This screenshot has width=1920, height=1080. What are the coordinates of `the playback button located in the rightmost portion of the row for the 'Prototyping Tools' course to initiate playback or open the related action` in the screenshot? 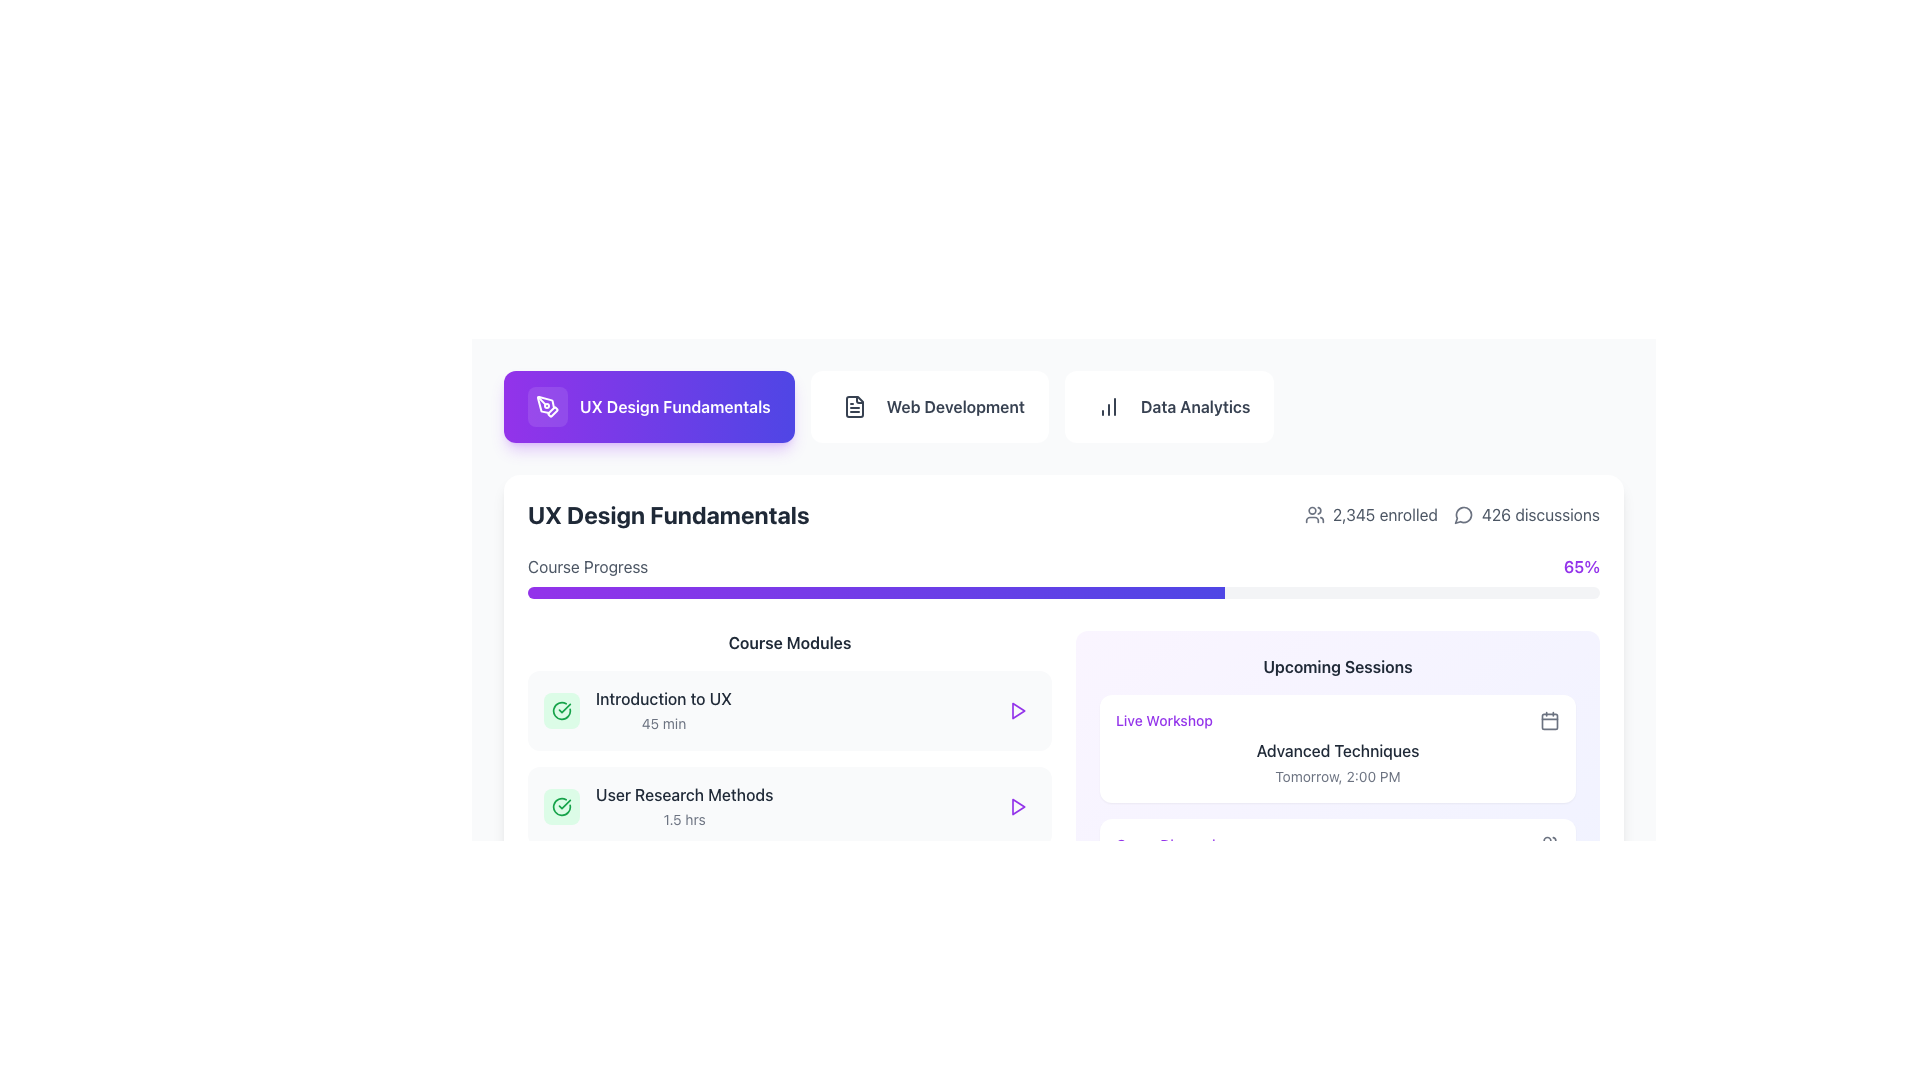 It's located at (1017, 999).